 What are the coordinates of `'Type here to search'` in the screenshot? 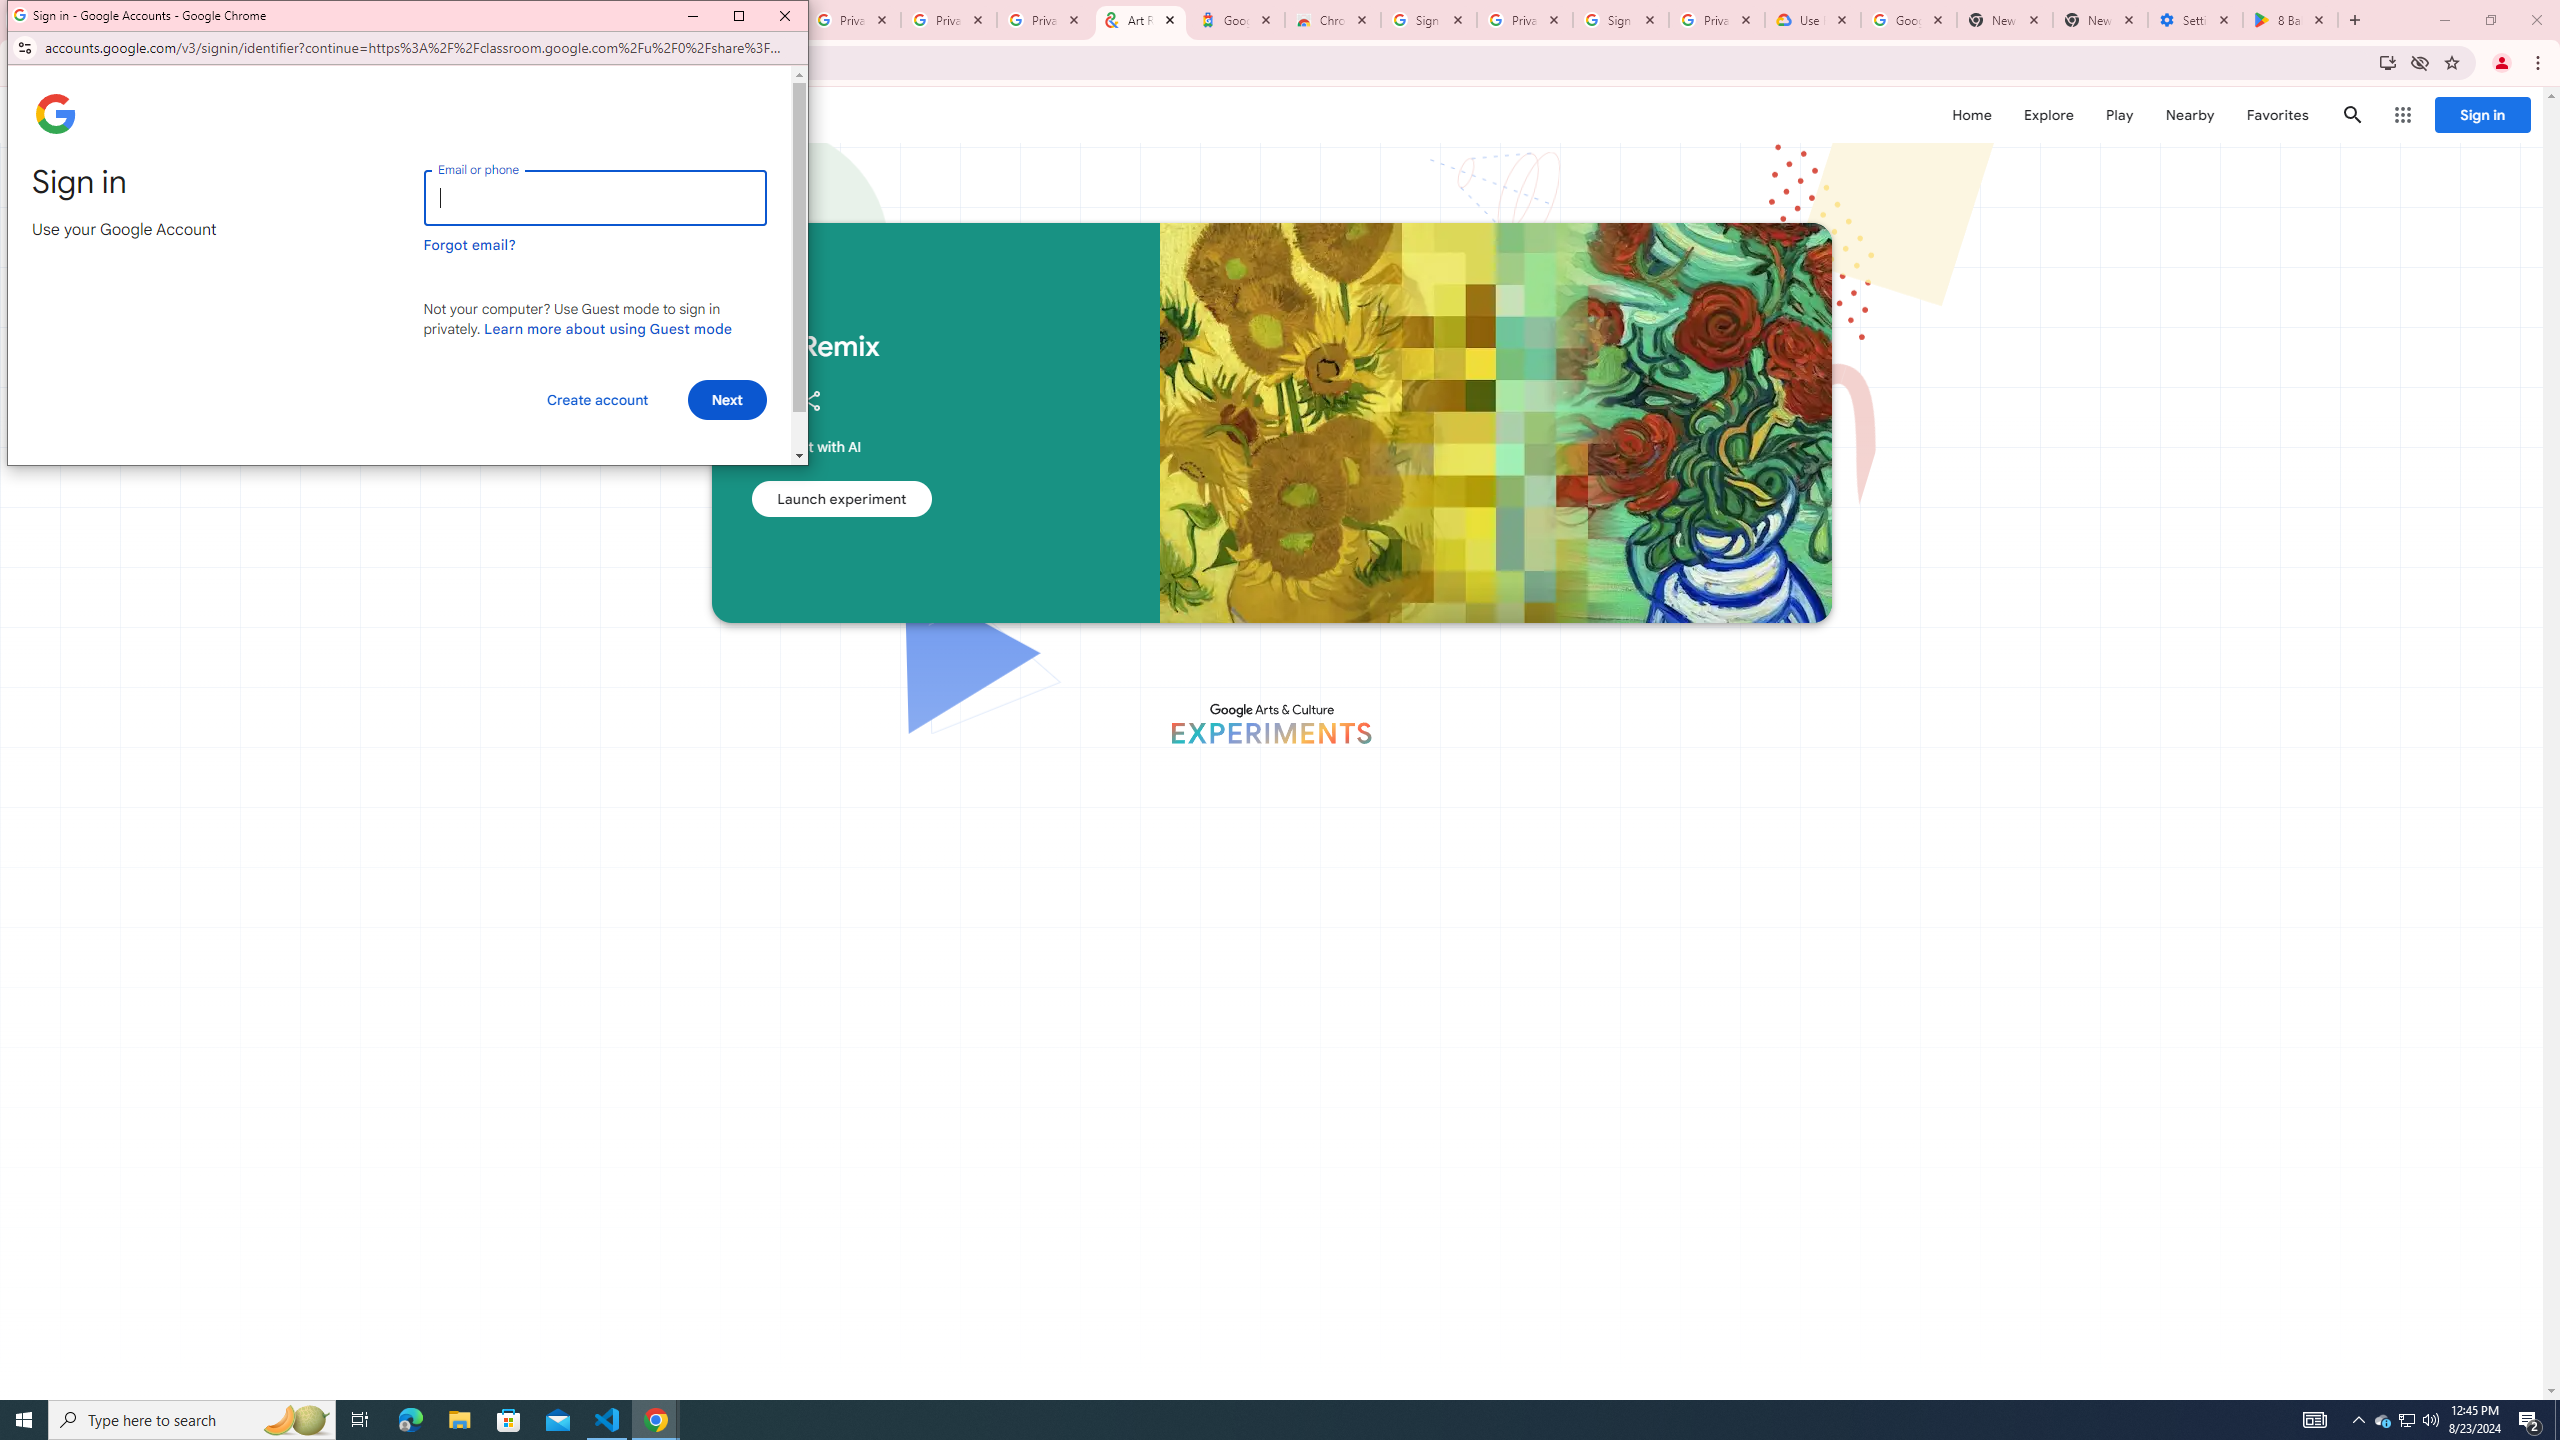 It's located at (191, 1418).